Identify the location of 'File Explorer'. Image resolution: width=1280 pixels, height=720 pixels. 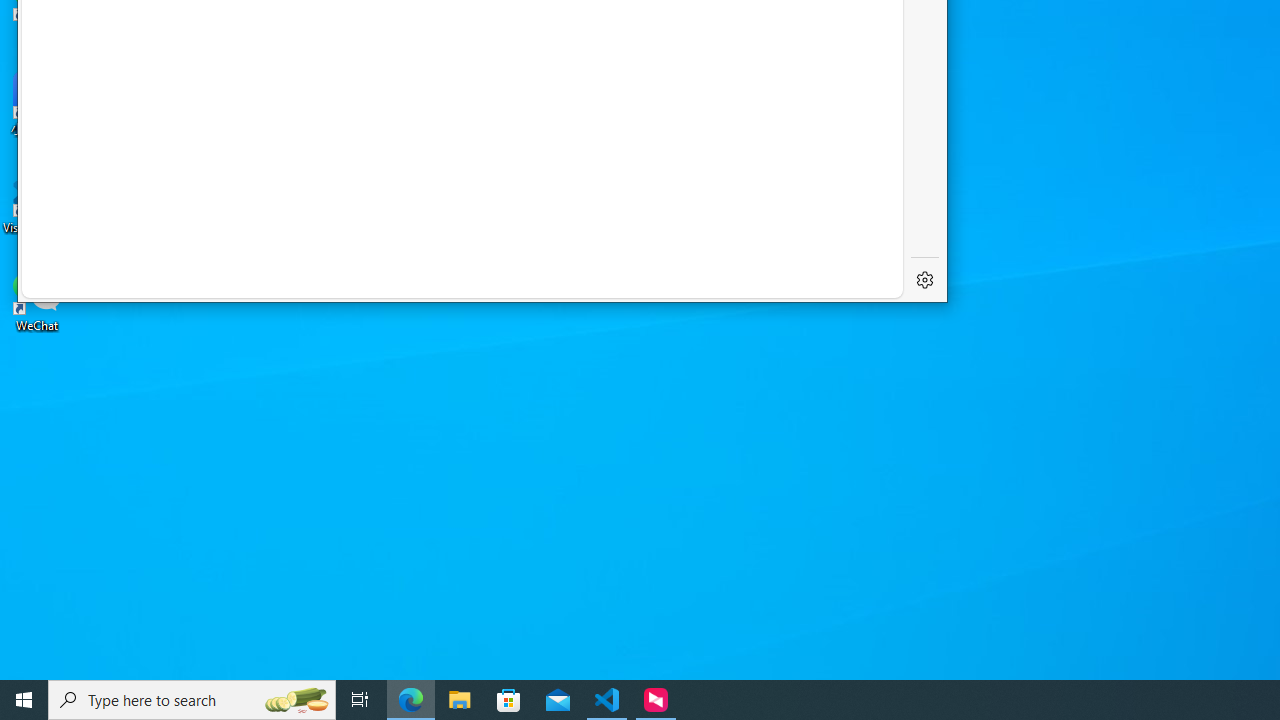
(459, 698).